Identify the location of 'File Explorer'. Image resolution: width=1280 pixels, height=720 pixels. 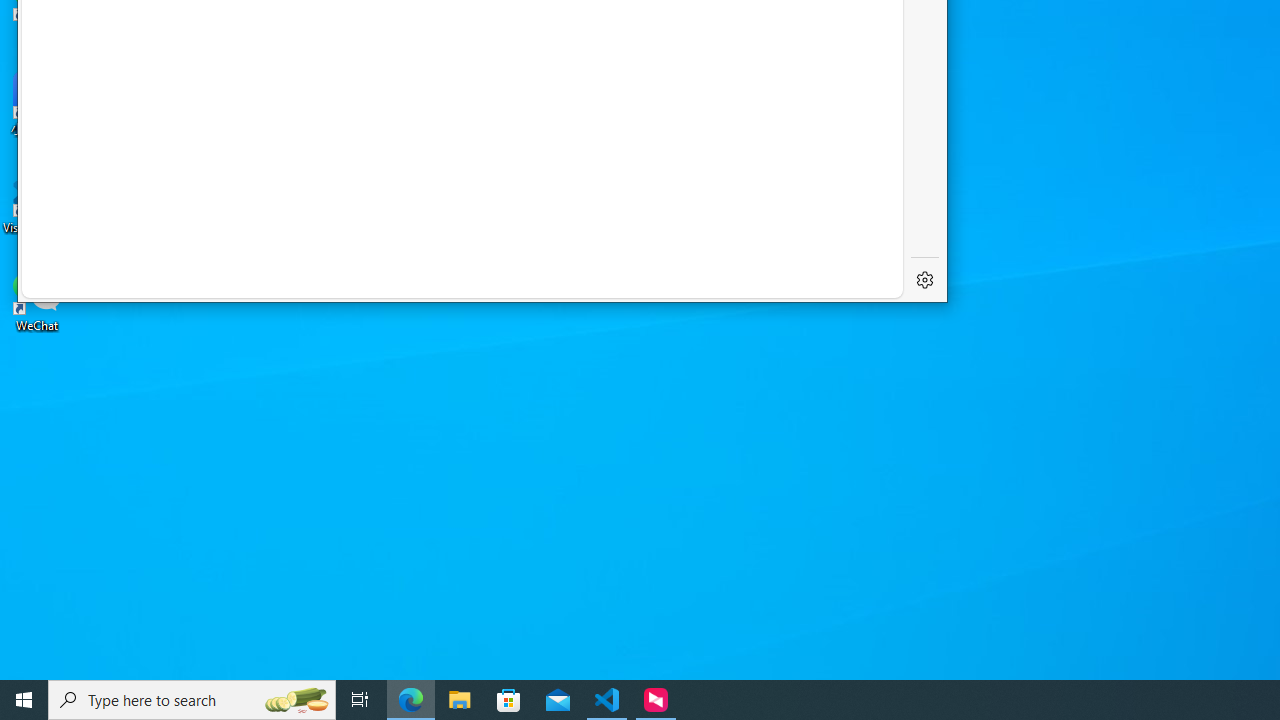
(459, 698).